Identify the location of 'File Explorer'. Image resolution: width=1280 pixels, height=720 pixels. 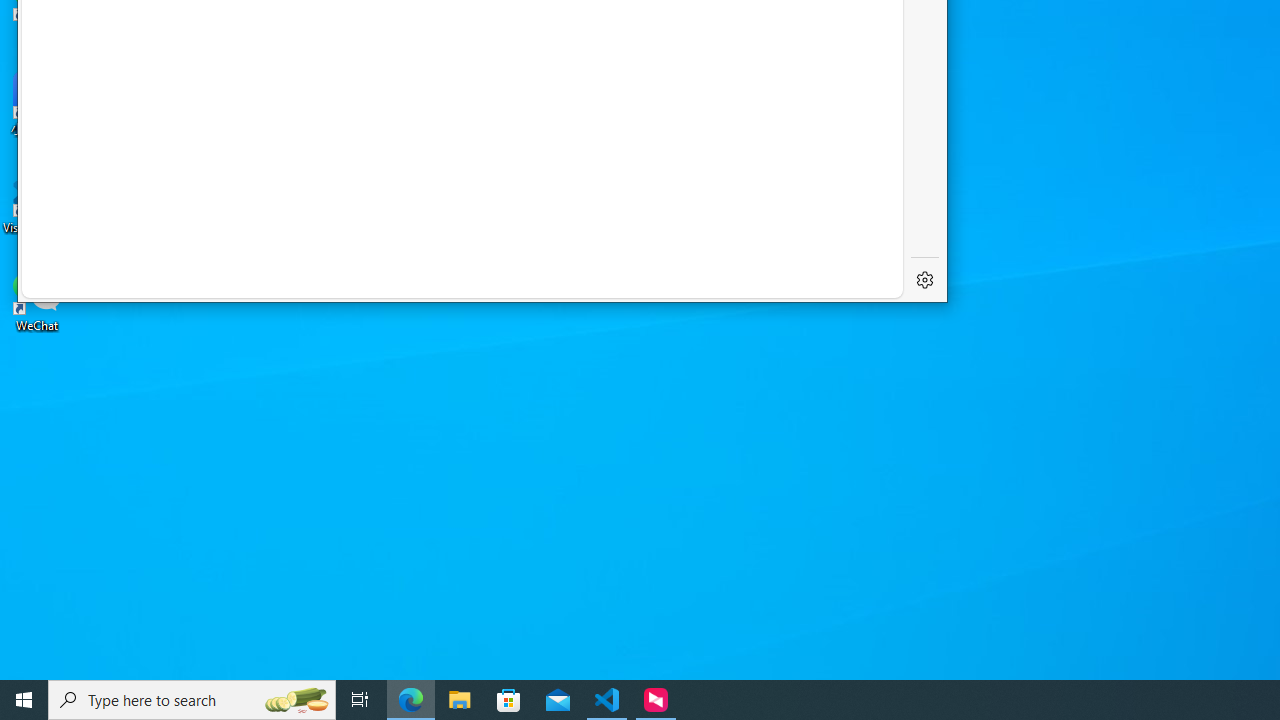
(459, 698).